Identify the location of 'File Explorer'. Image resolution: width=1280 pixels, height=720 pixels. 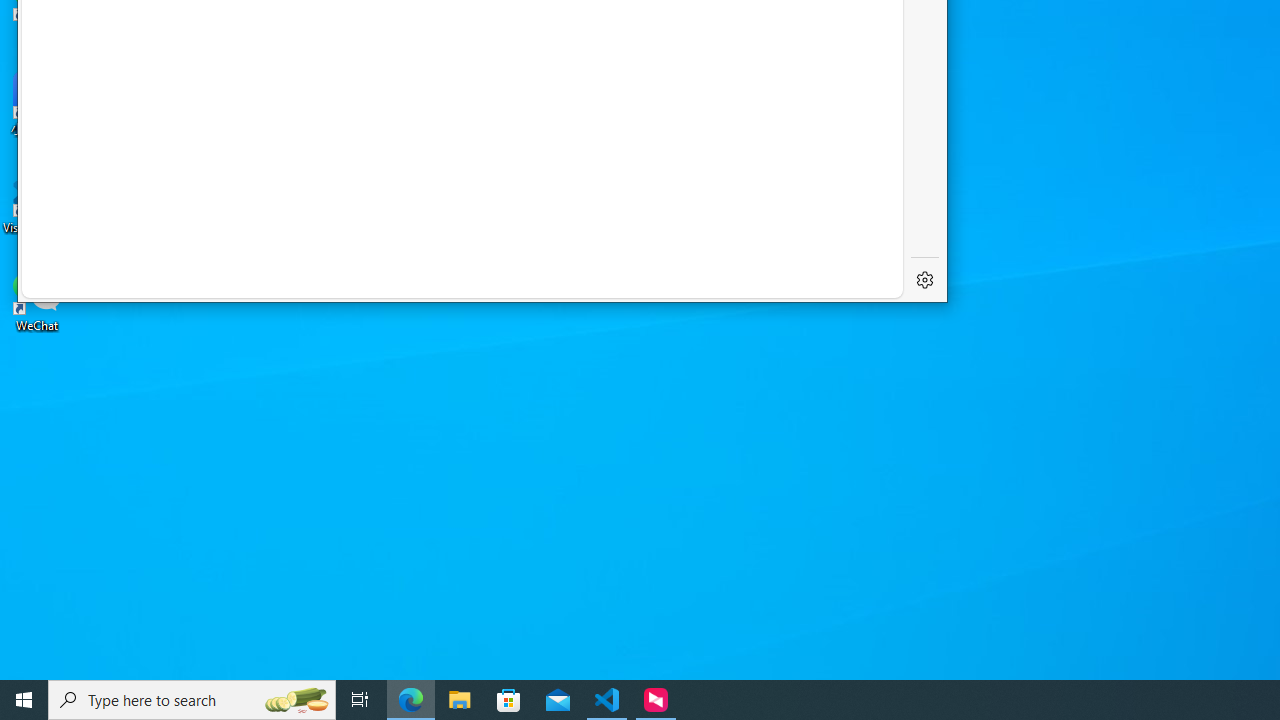
(459, 698).